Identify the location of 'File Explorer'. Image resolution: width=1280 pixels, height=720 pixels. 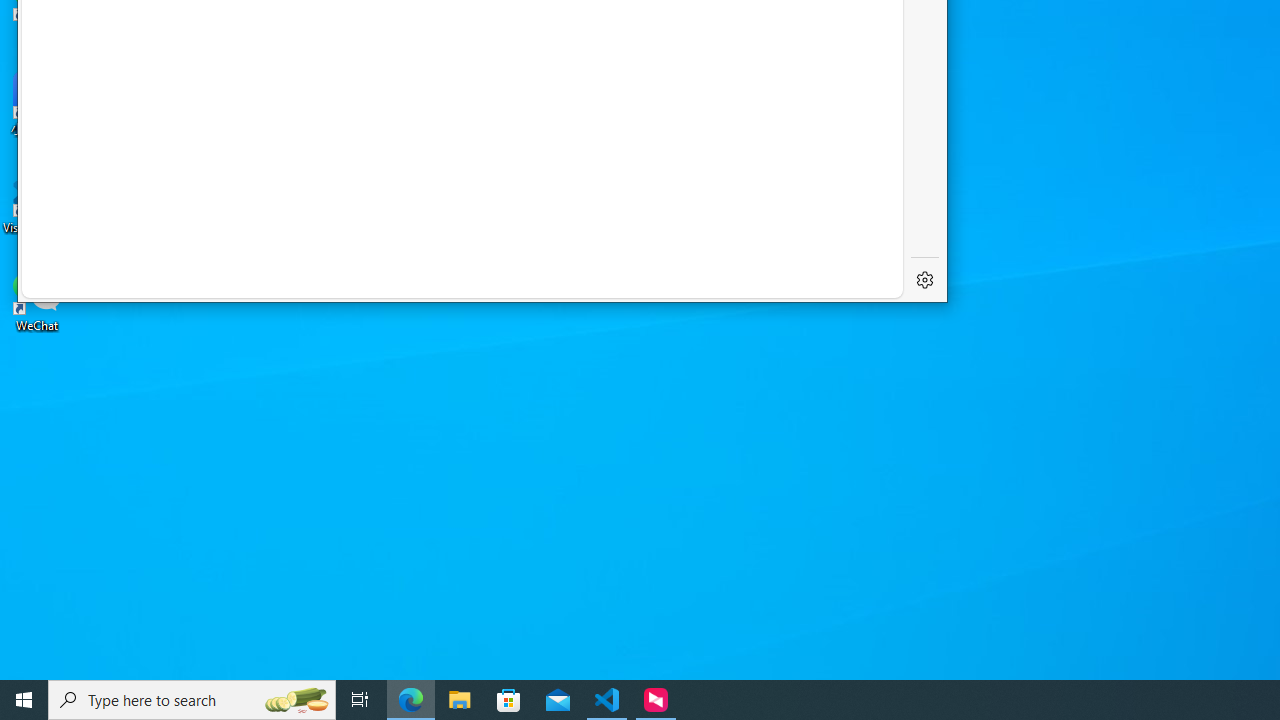
(459, 698).